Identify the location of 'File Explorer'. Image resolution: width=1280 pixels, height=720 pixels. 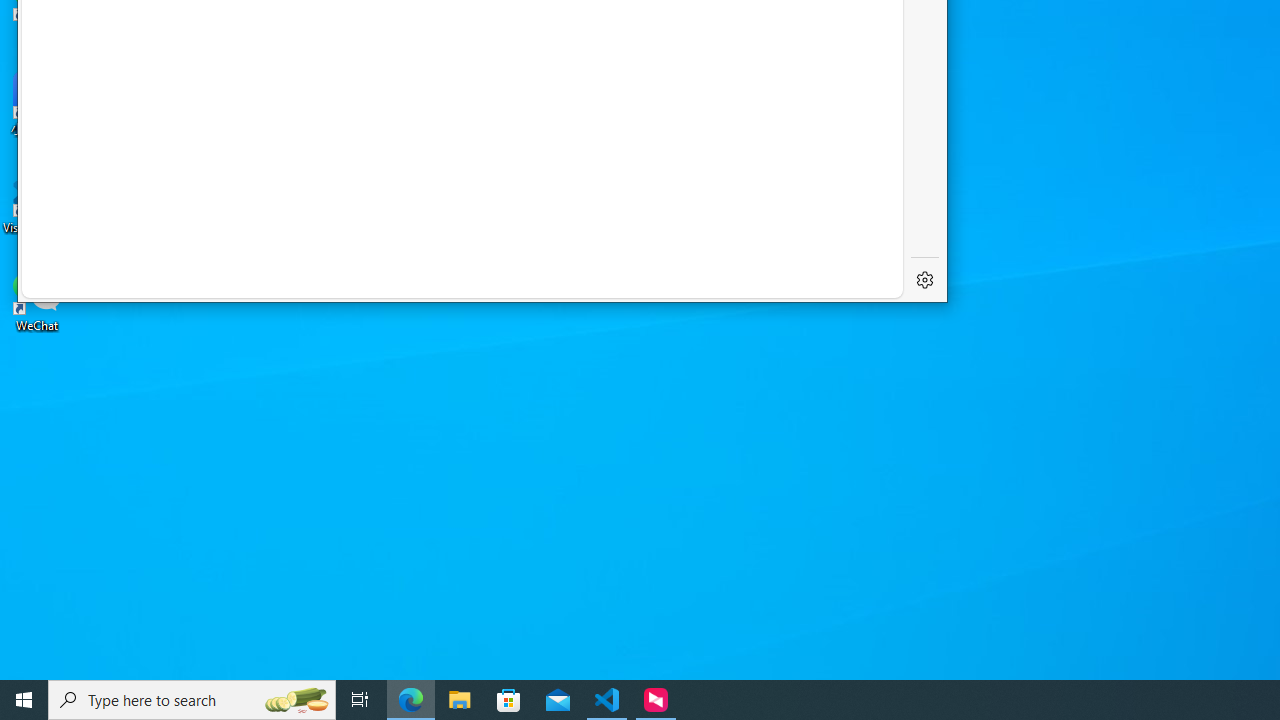
(459, 698).